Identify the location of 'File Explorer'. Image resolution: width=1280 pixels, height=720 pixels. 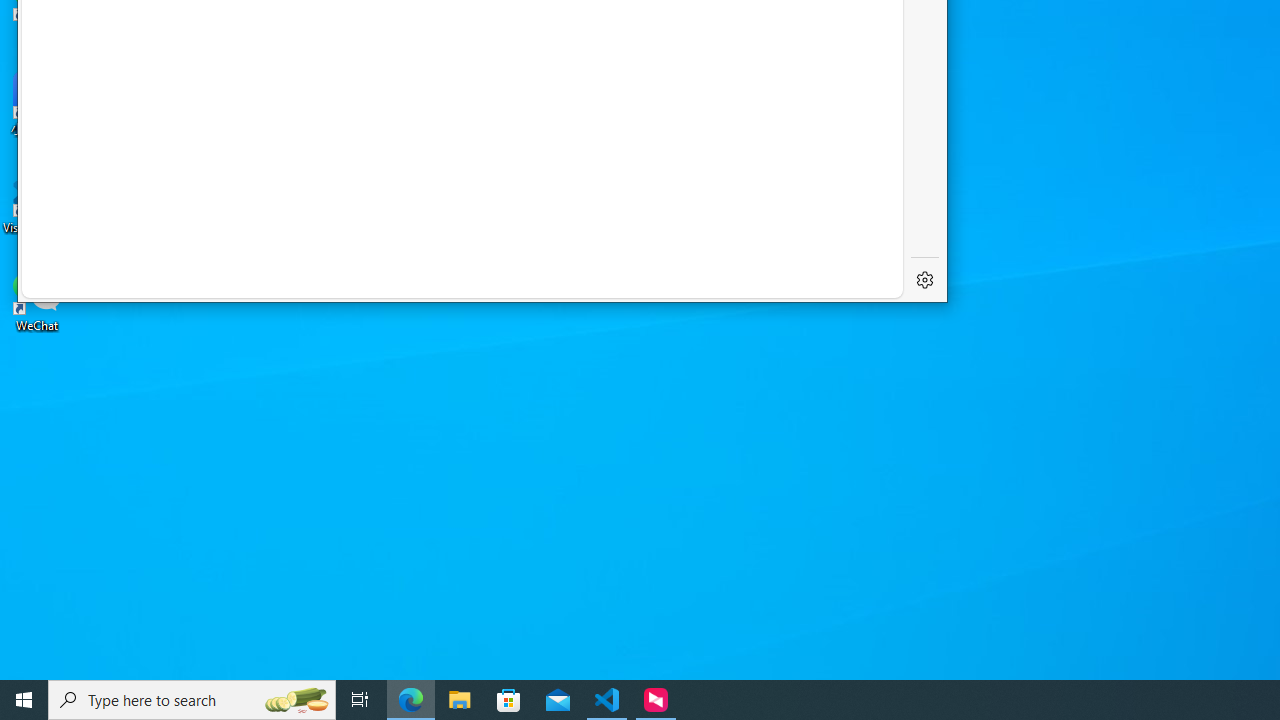
(459, 698).